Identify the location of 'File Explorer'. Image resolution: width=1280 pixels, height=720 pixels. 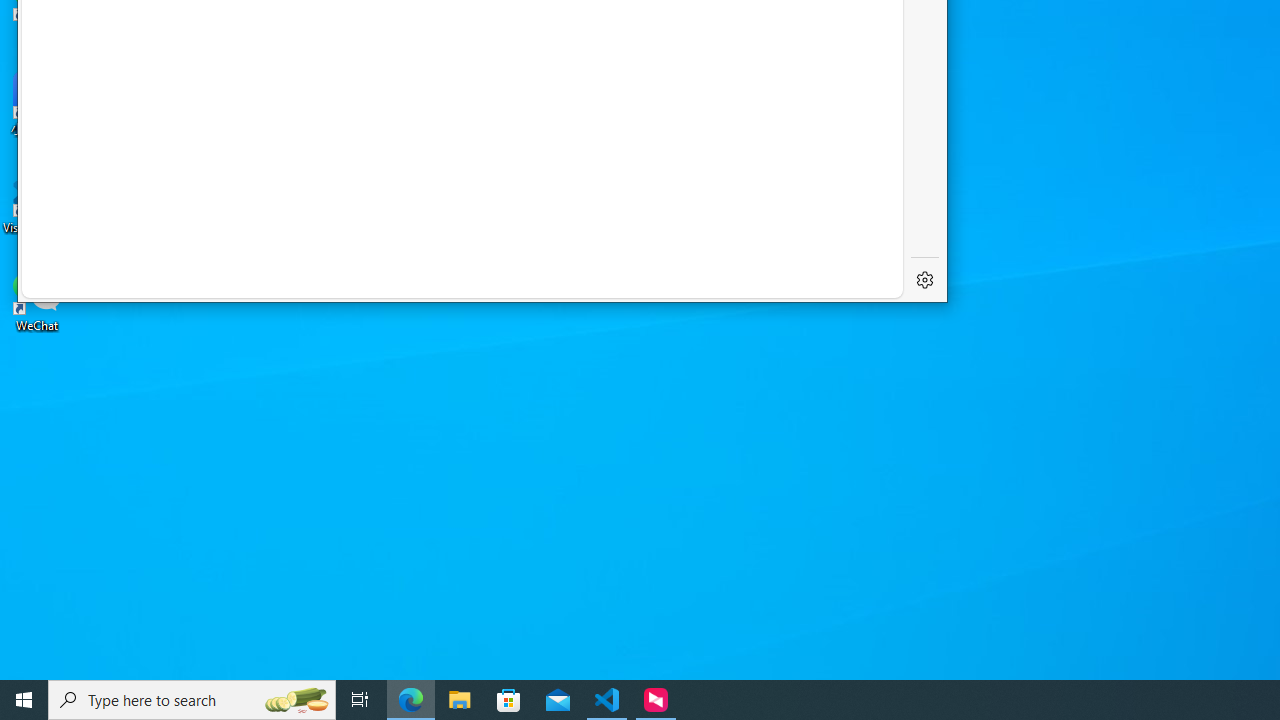
(459, 698).